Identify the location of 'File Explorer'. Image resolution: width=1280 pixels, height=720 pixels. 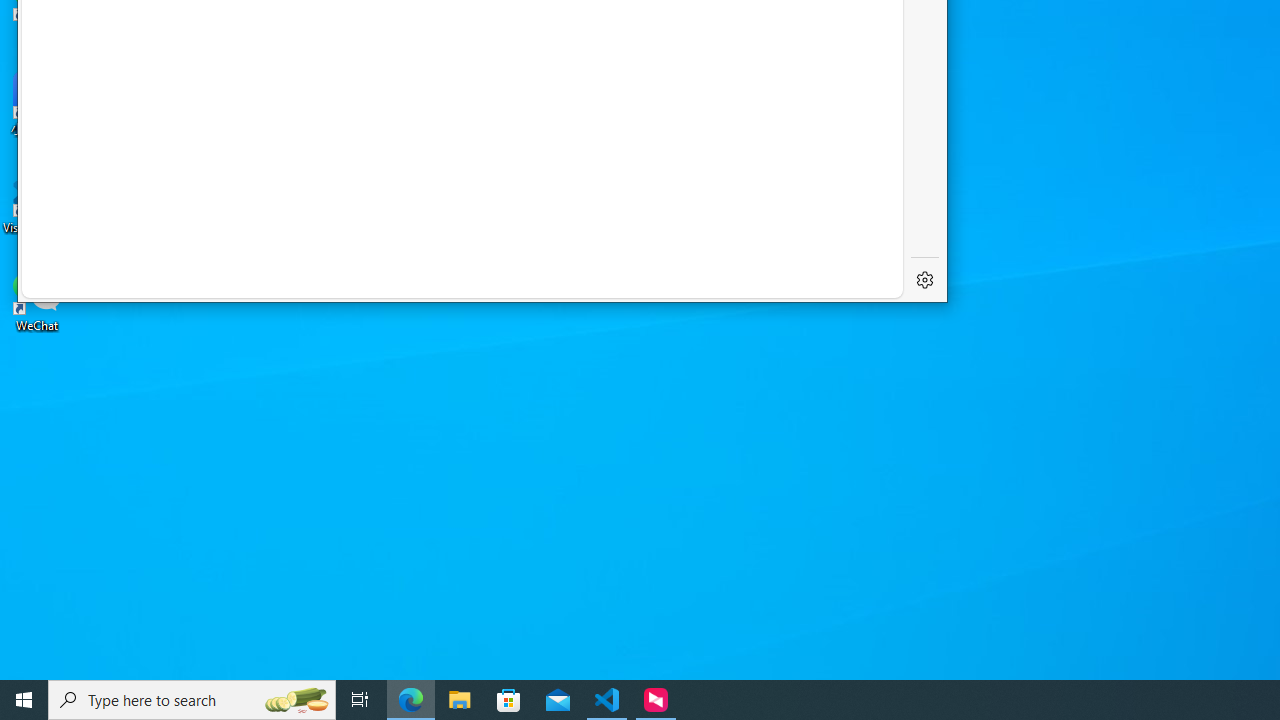
(459, 698).